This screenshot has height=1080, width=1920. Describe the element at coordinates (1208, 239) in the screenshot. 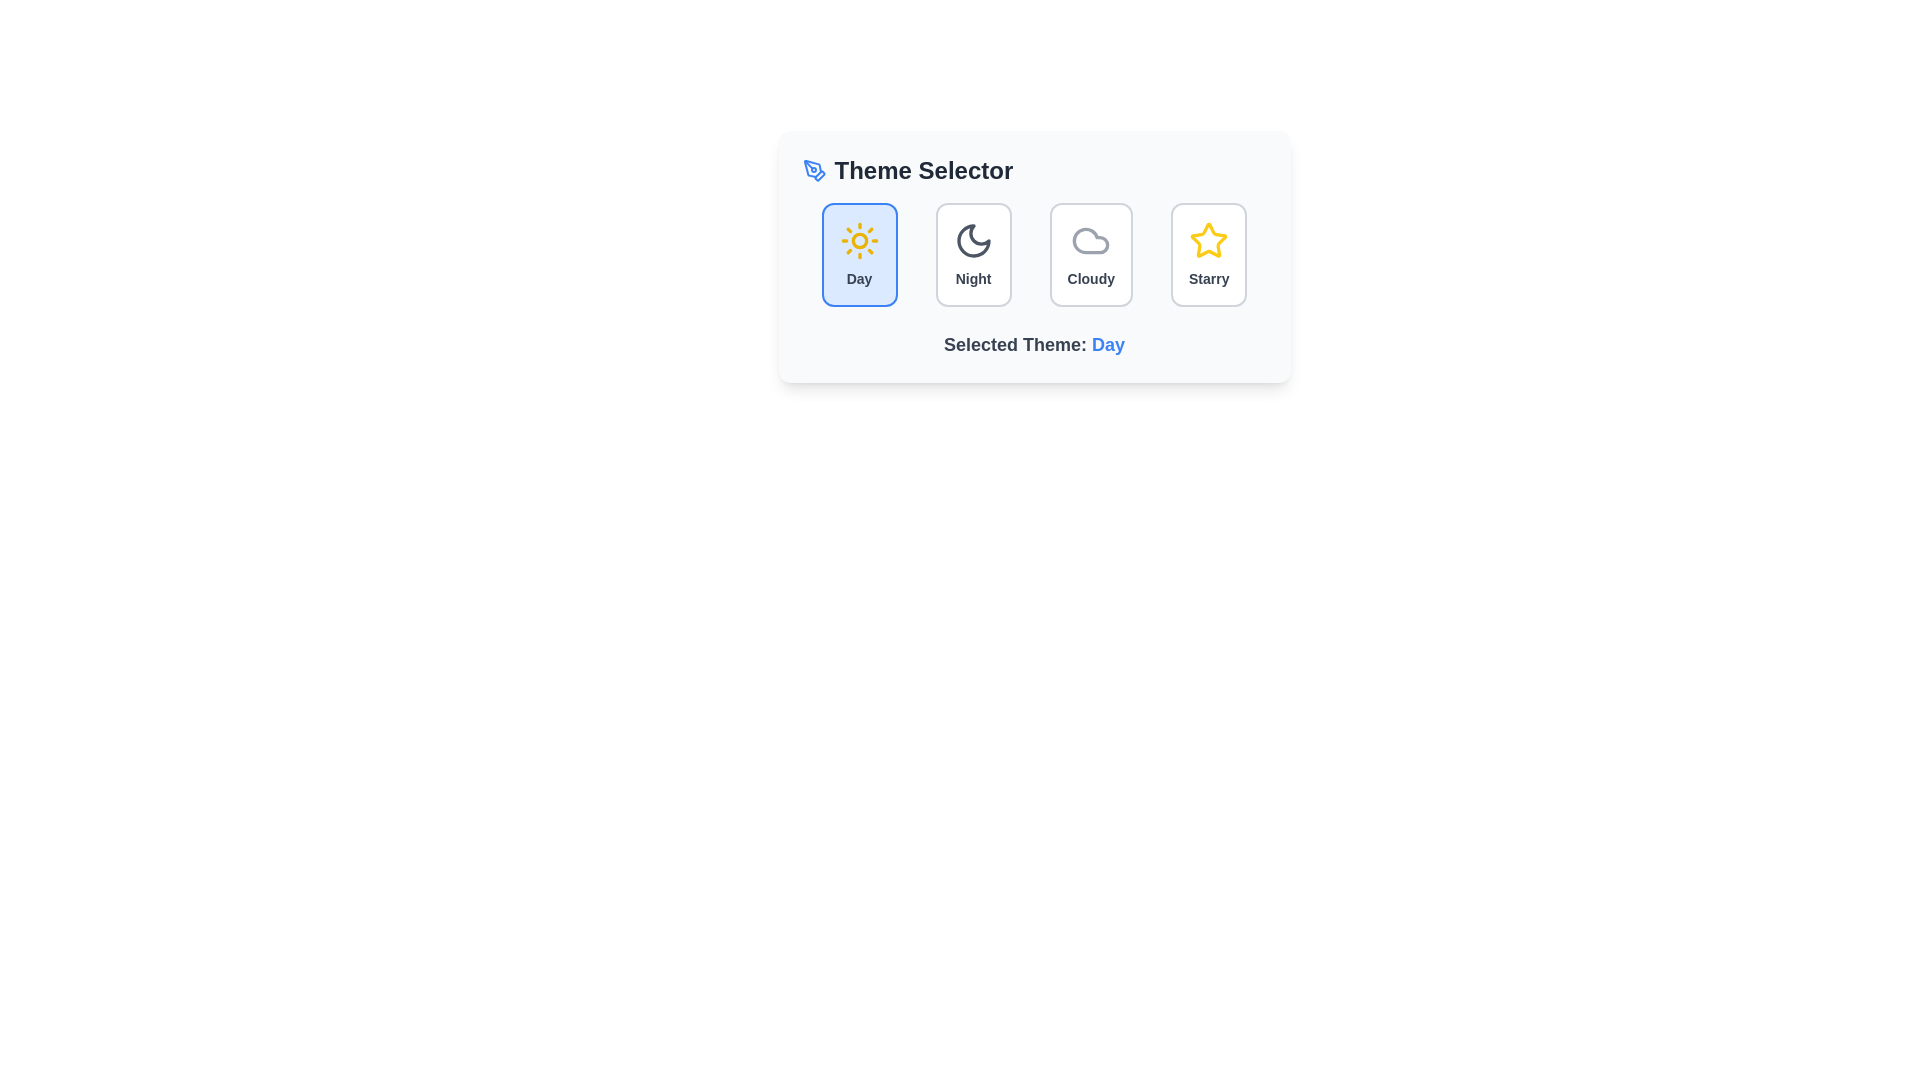

I see `the prominent five-point star icon with a bold yellow stroke` at that location.